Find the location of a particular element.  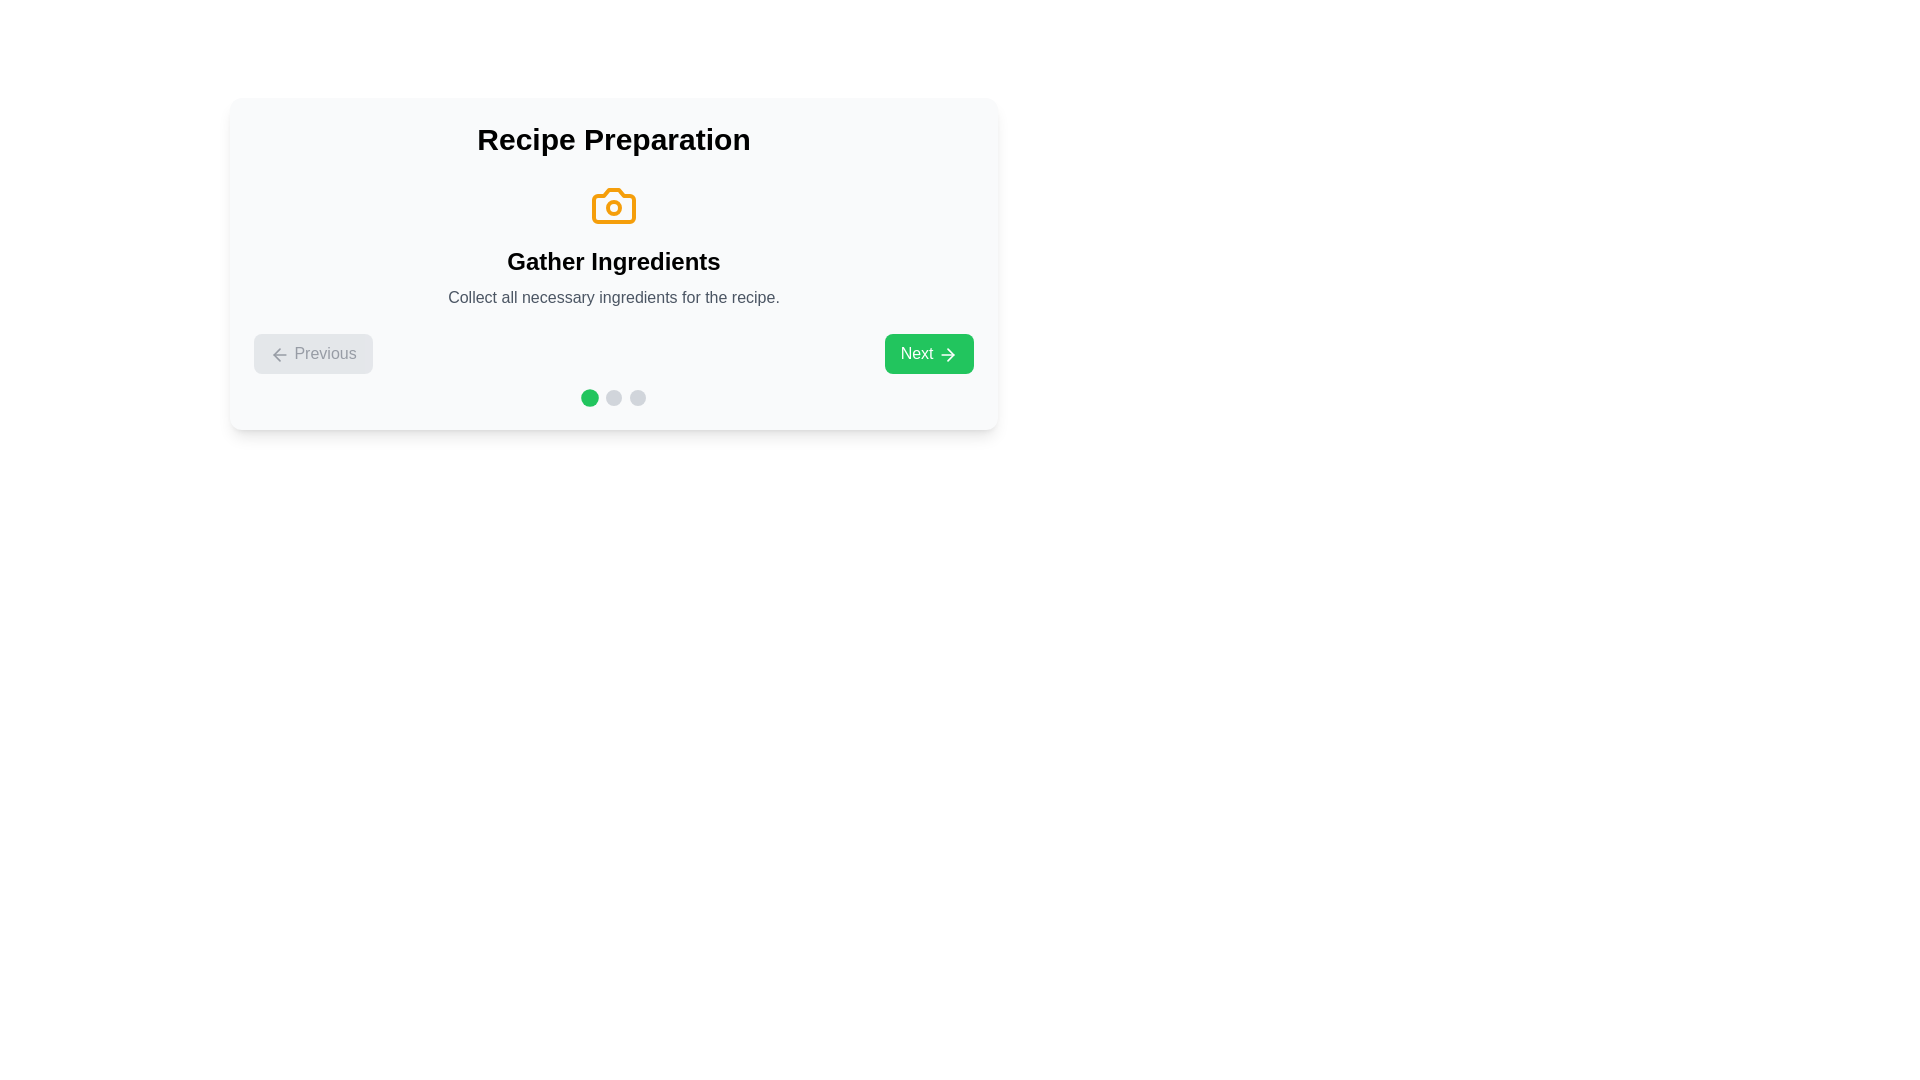

the camera icon representing photography actions, located at the center of the main card above the 'Gather Ingredients' text and beneath the 'Recipe Preparation' title is located at coordinates (613, 205).